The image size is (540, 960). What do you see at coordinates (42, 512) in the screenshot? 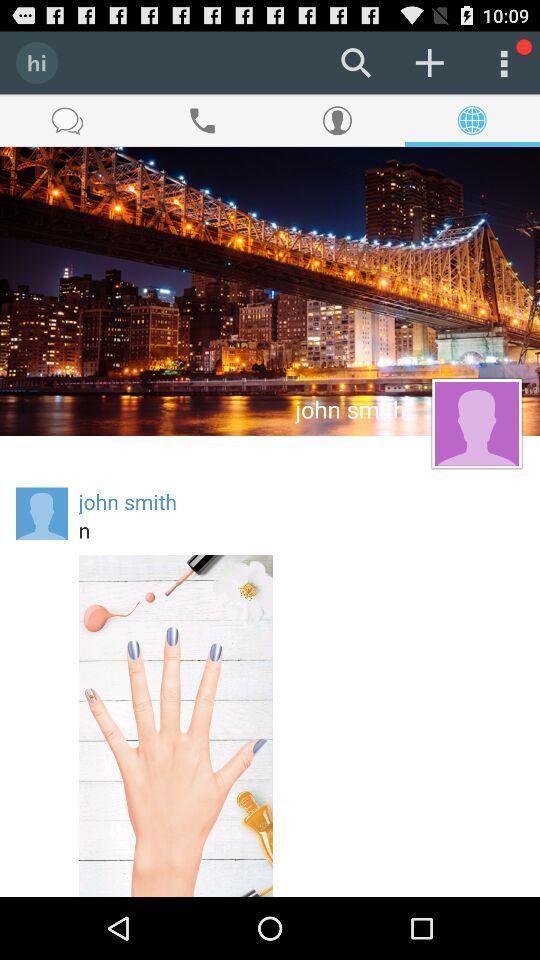
I see `the app next to john smith item` at bounding box center [42, 512].